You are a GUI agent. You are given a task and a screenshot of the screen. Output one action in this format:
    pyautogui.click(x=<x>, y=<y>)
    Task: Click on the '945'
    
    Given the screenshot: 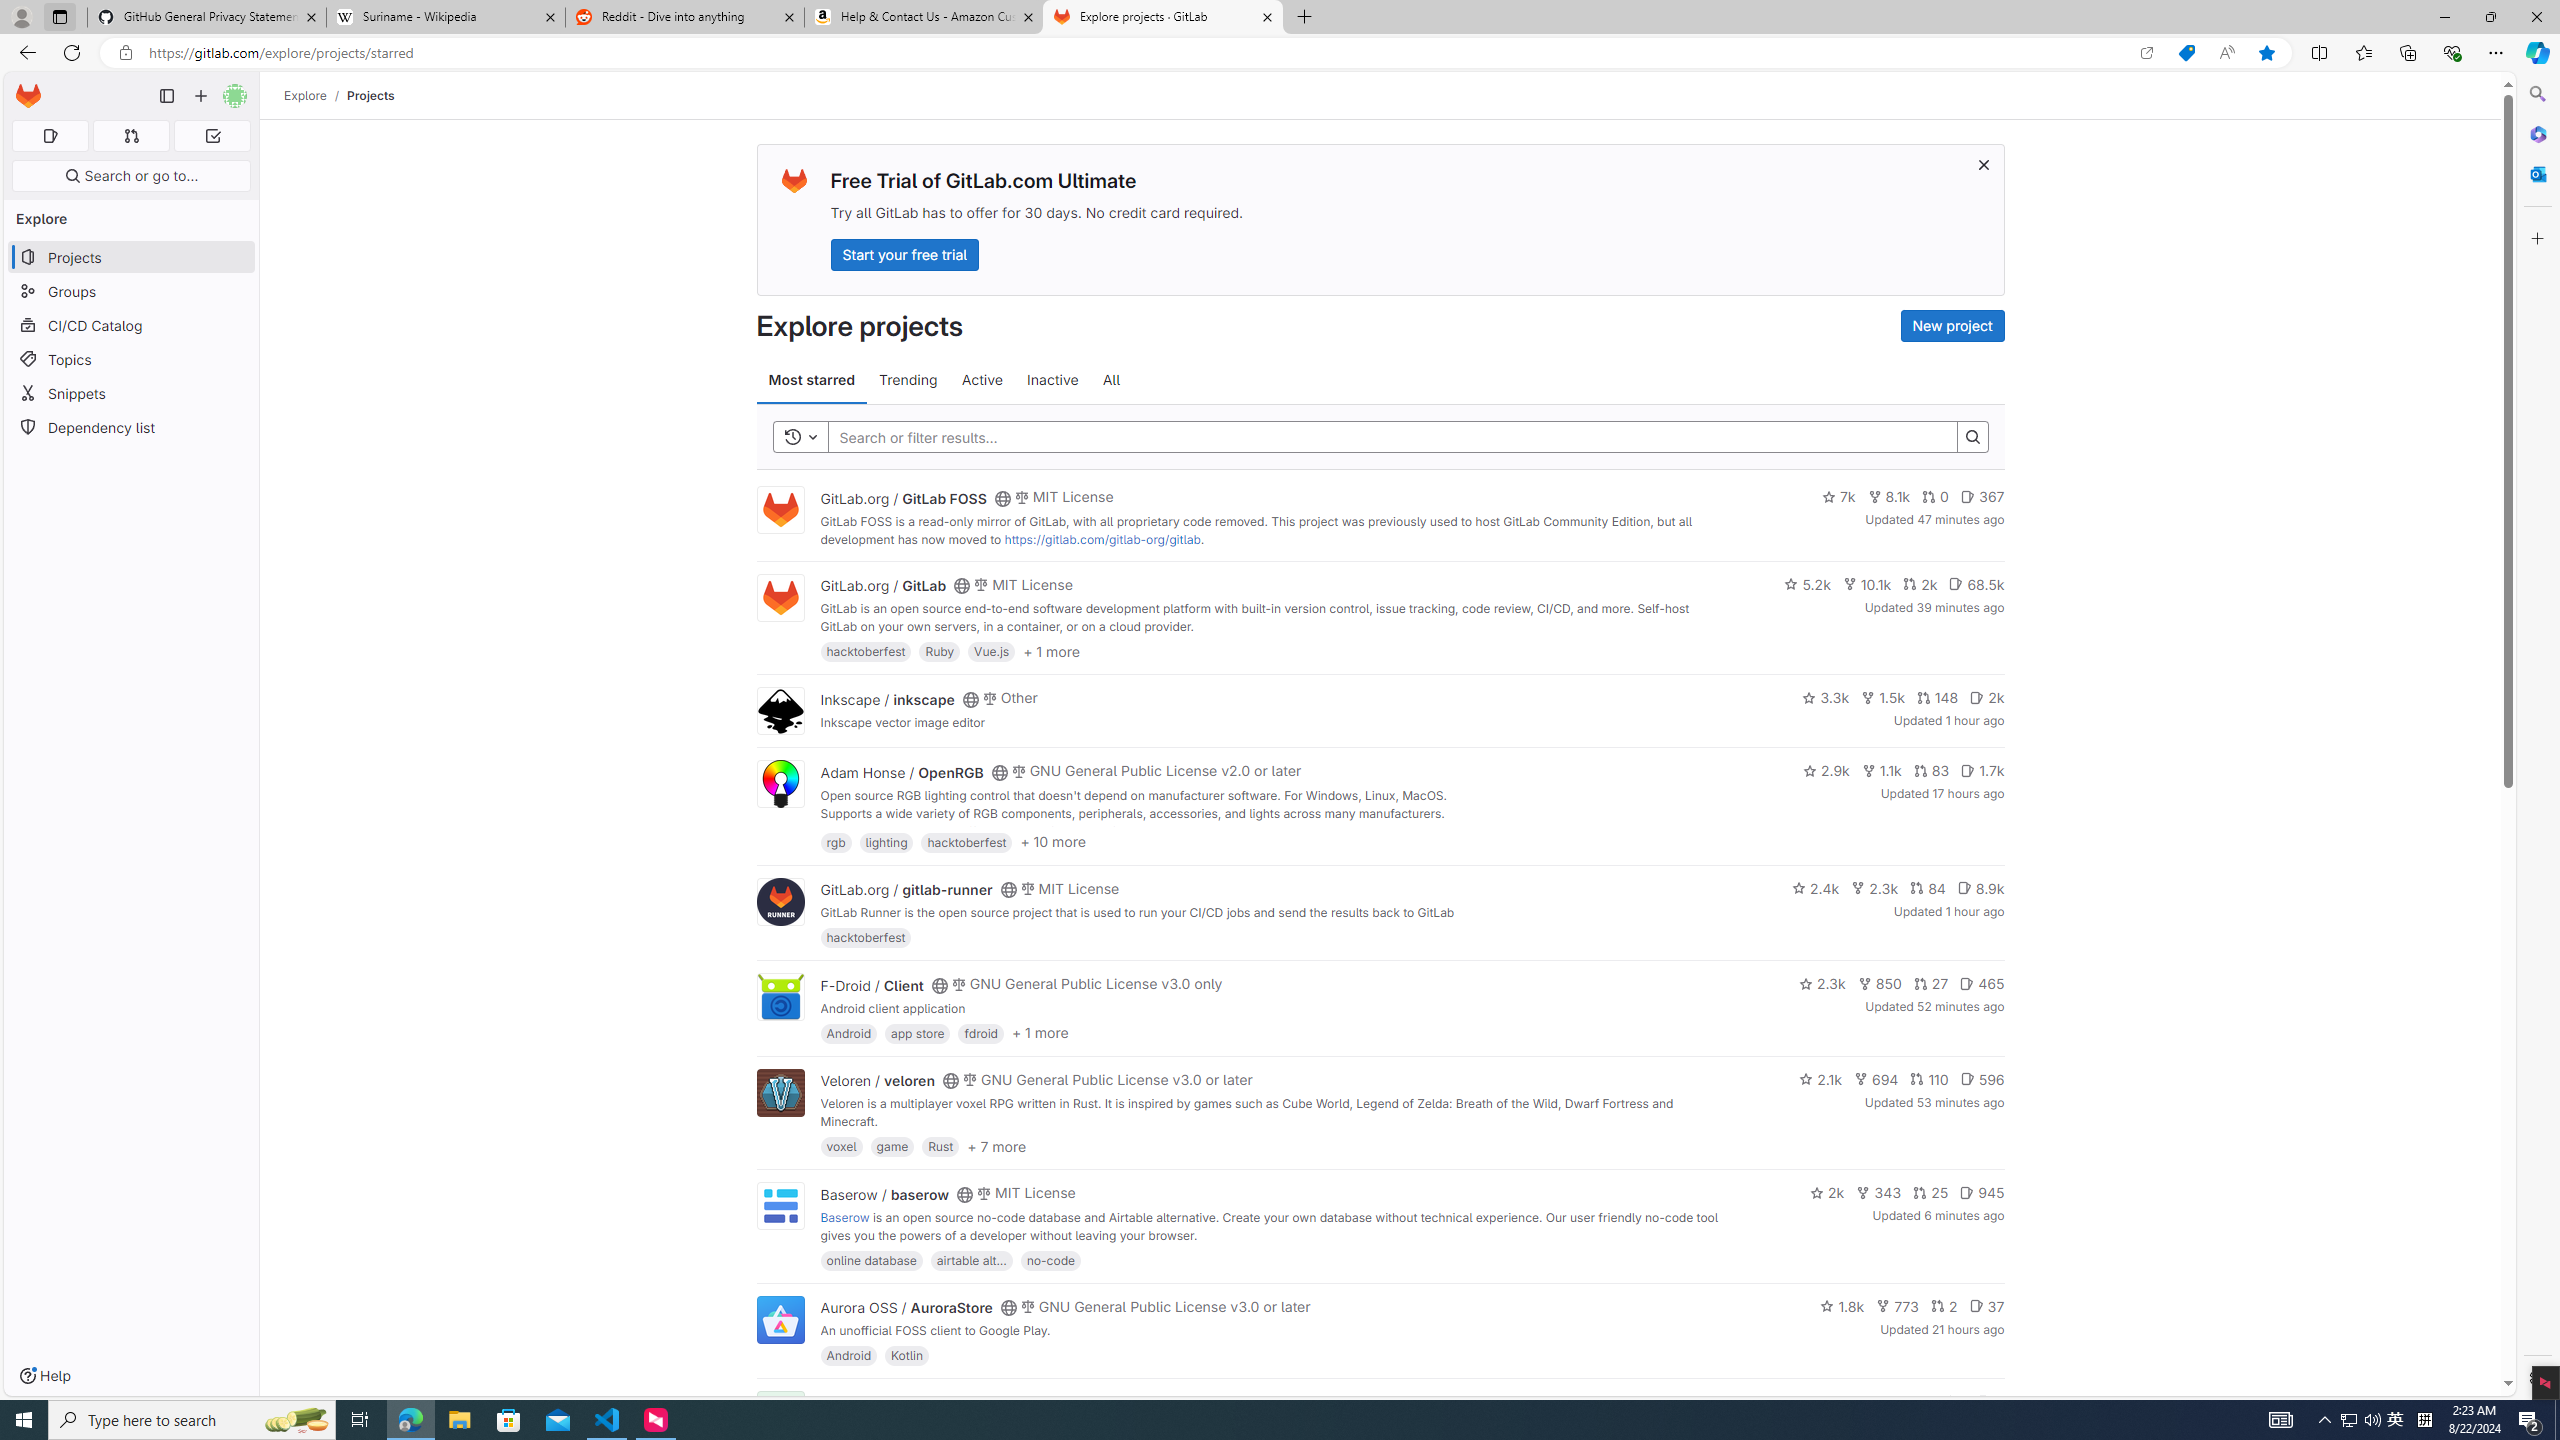 What is the action you would take?
    pyautogui.click(x=1981, y=1192)
    